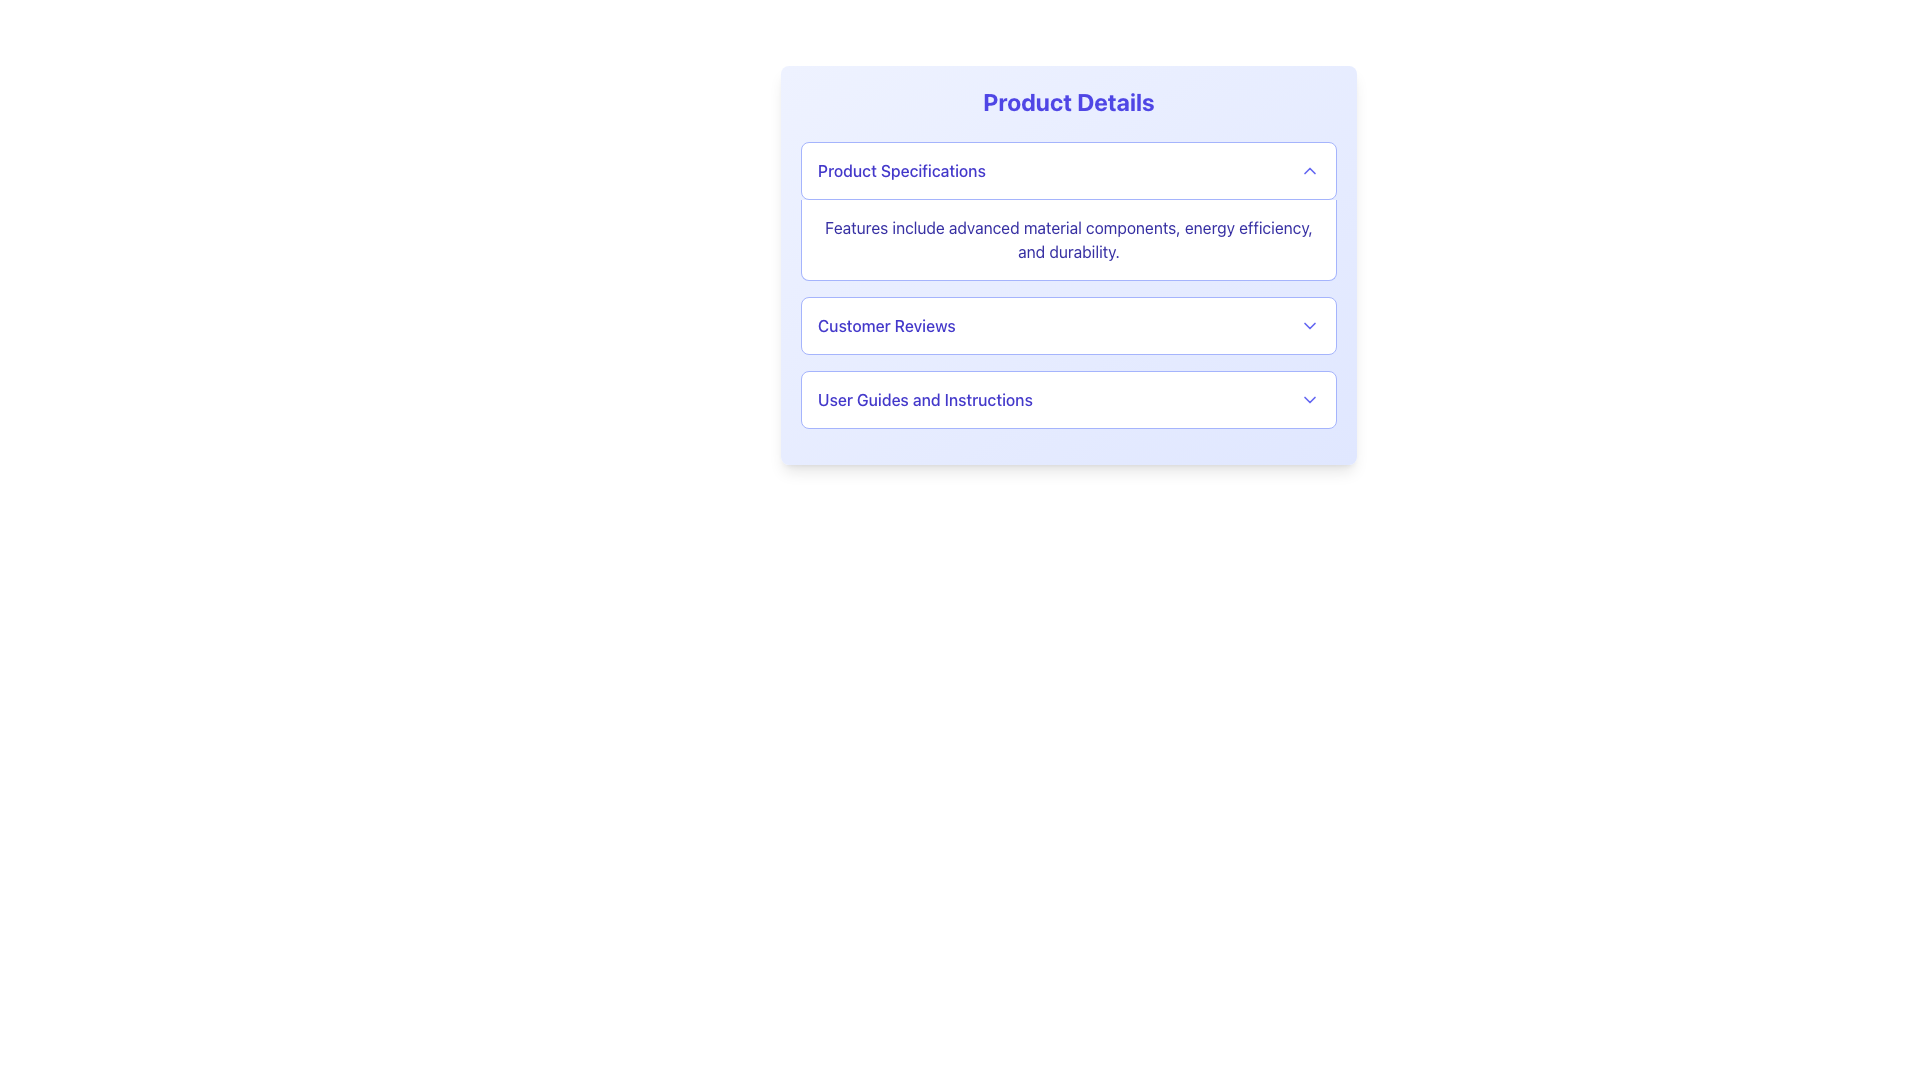 This screenshot has width=1920, height=1080. I want to click on the toggle icon located on the right side of the header of the 'Product Specifications' section for keyboard interaction, so click(1310, 169).